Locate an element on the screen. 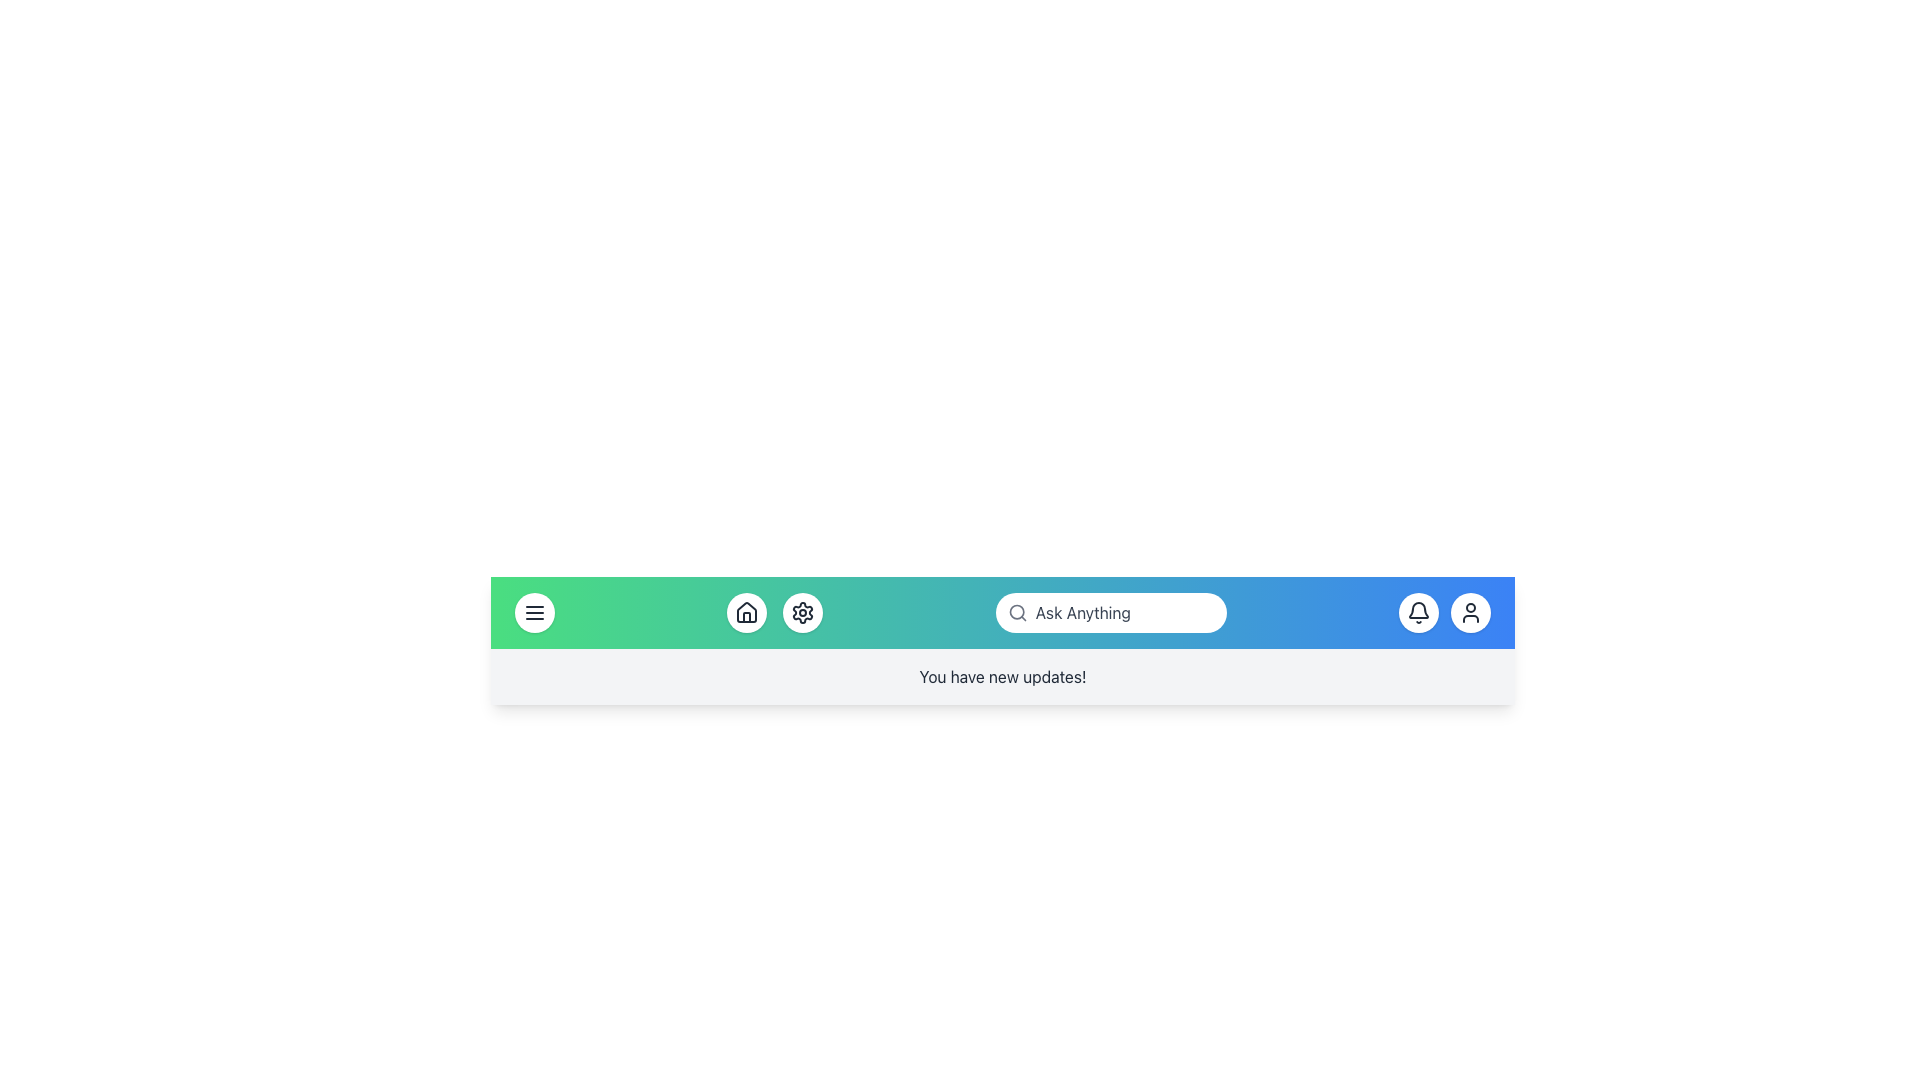 The image size is (1920, 1080). the gear icon button in the navigation bar, which represents settings functionality is located at coordinates (803, 612).